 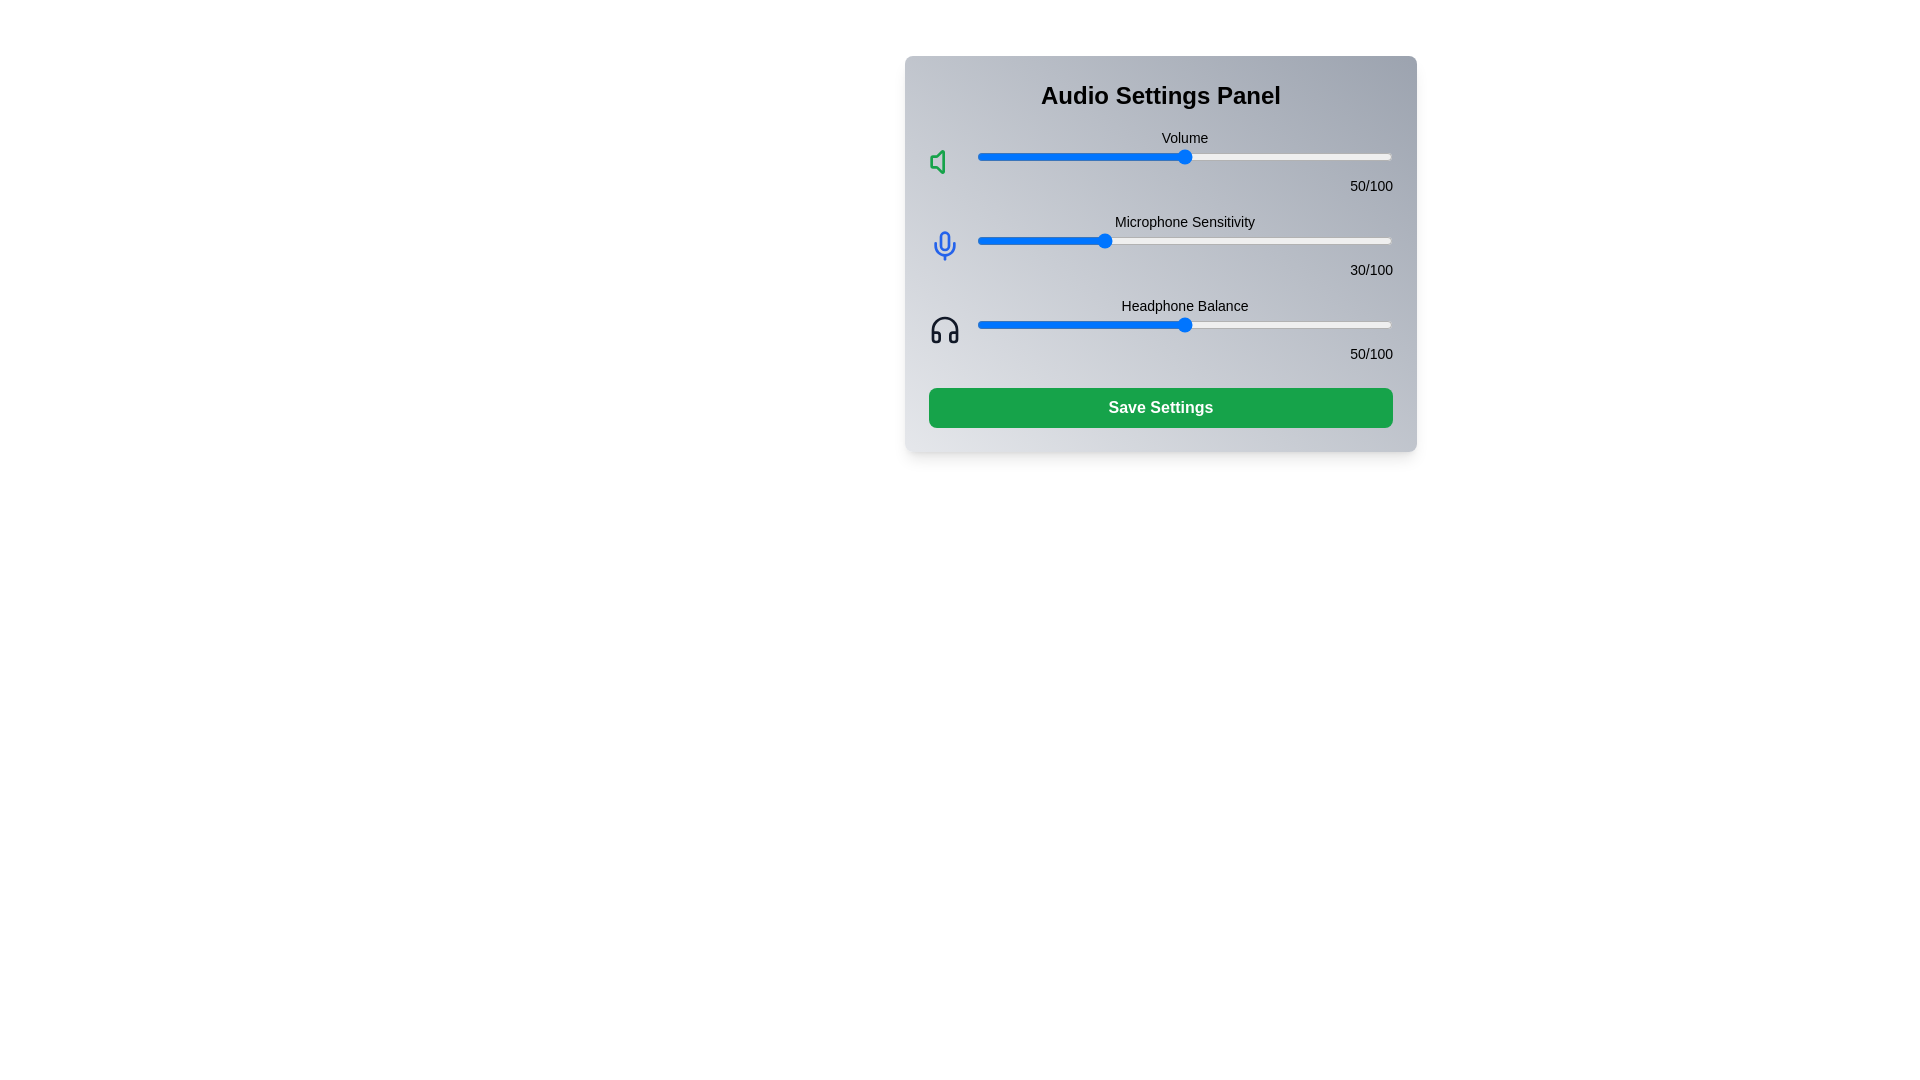 I want to click on the microphone sensitivity, so click(x=1334, y=239).